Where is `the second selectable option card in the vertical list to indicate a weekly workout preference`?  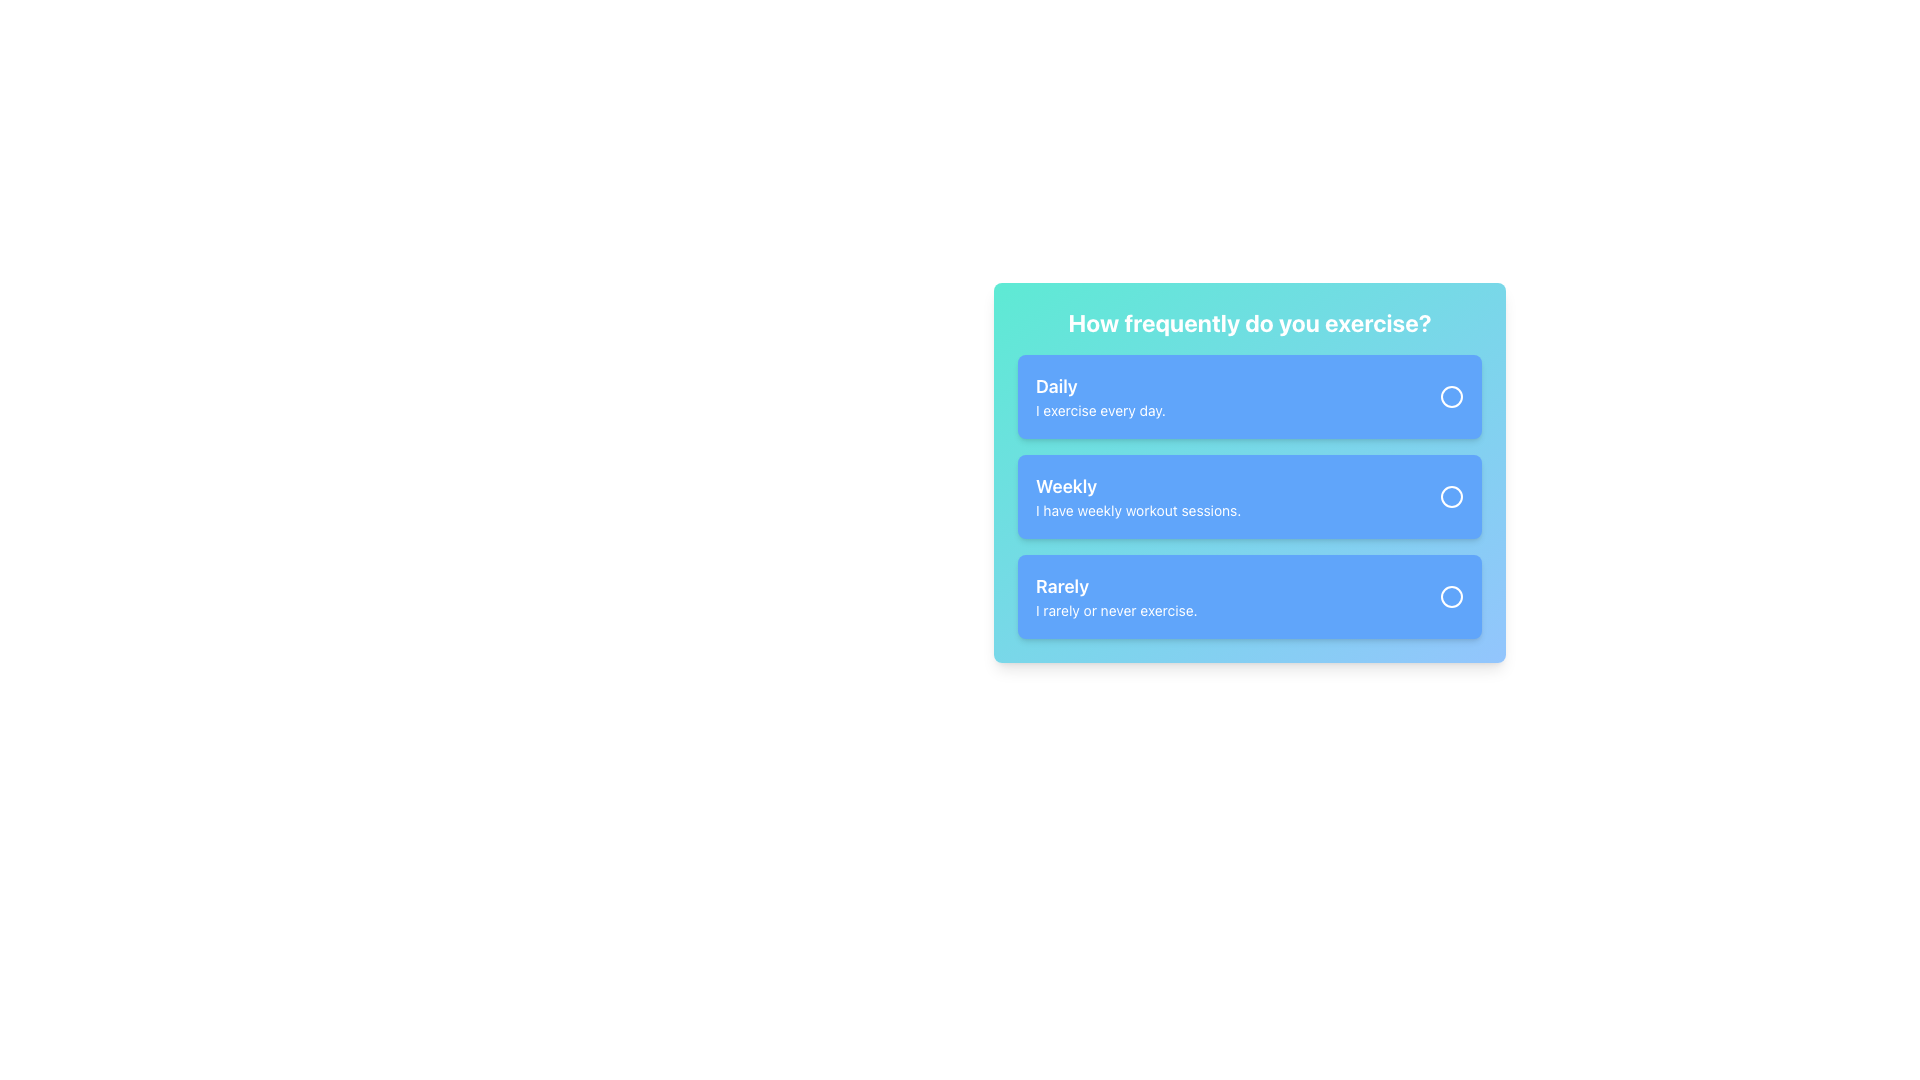 the second selectable option card in the vertical list to indicate a weekly workout preference is located at coordinates (1248, 496).